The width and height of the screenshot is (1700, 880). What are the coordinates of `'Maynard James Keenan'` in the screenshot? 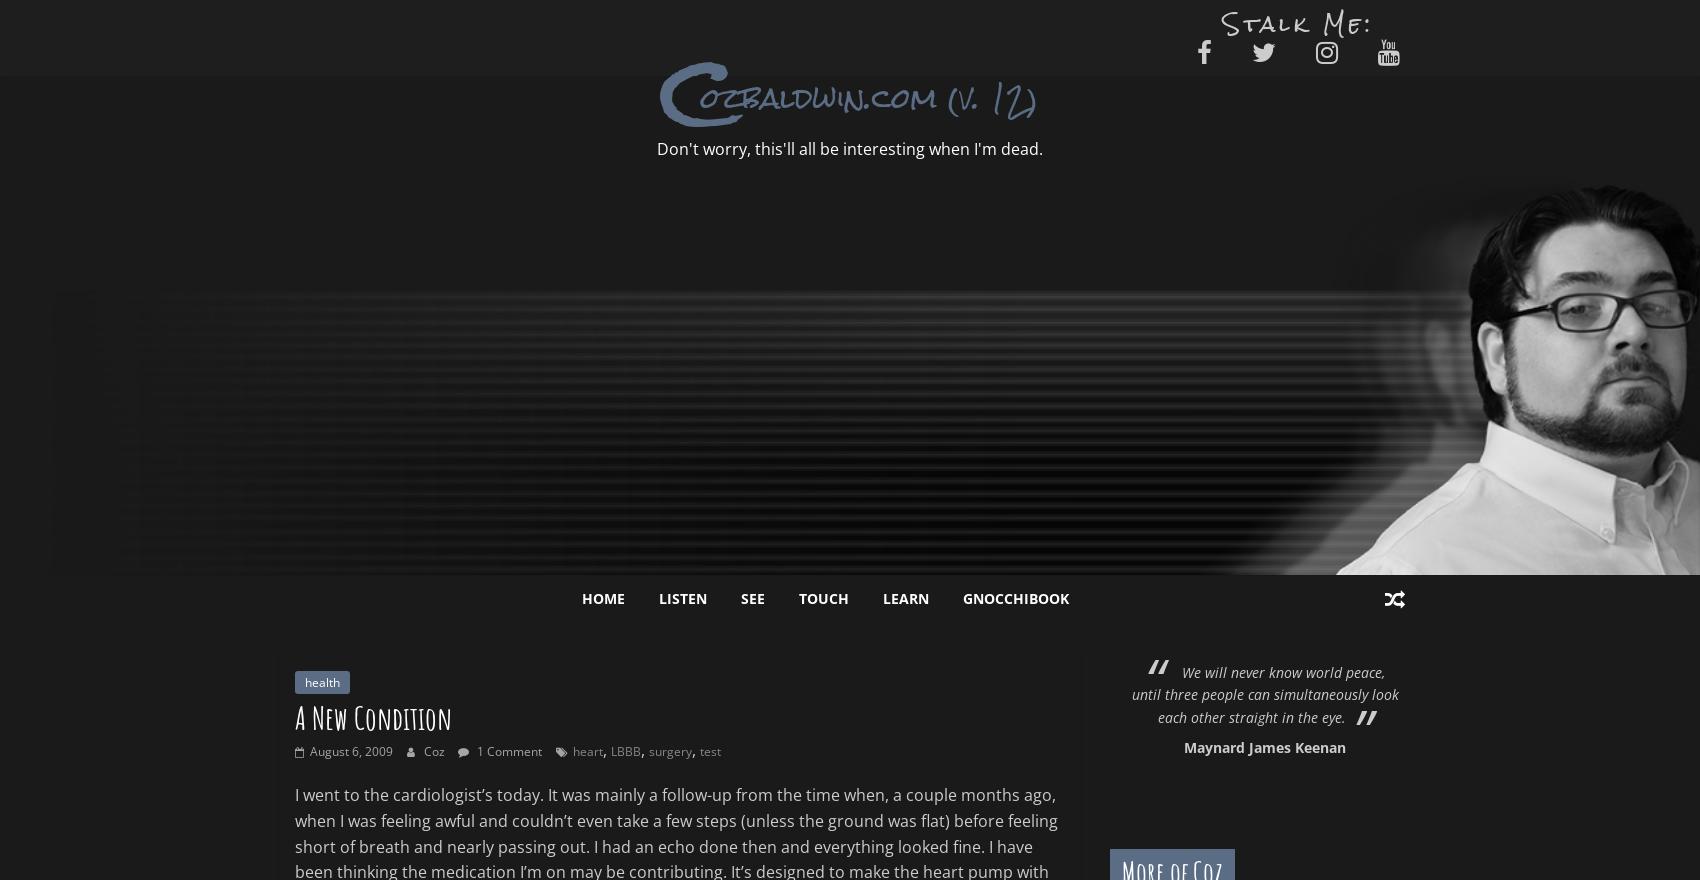 It's located at (1263, 746).